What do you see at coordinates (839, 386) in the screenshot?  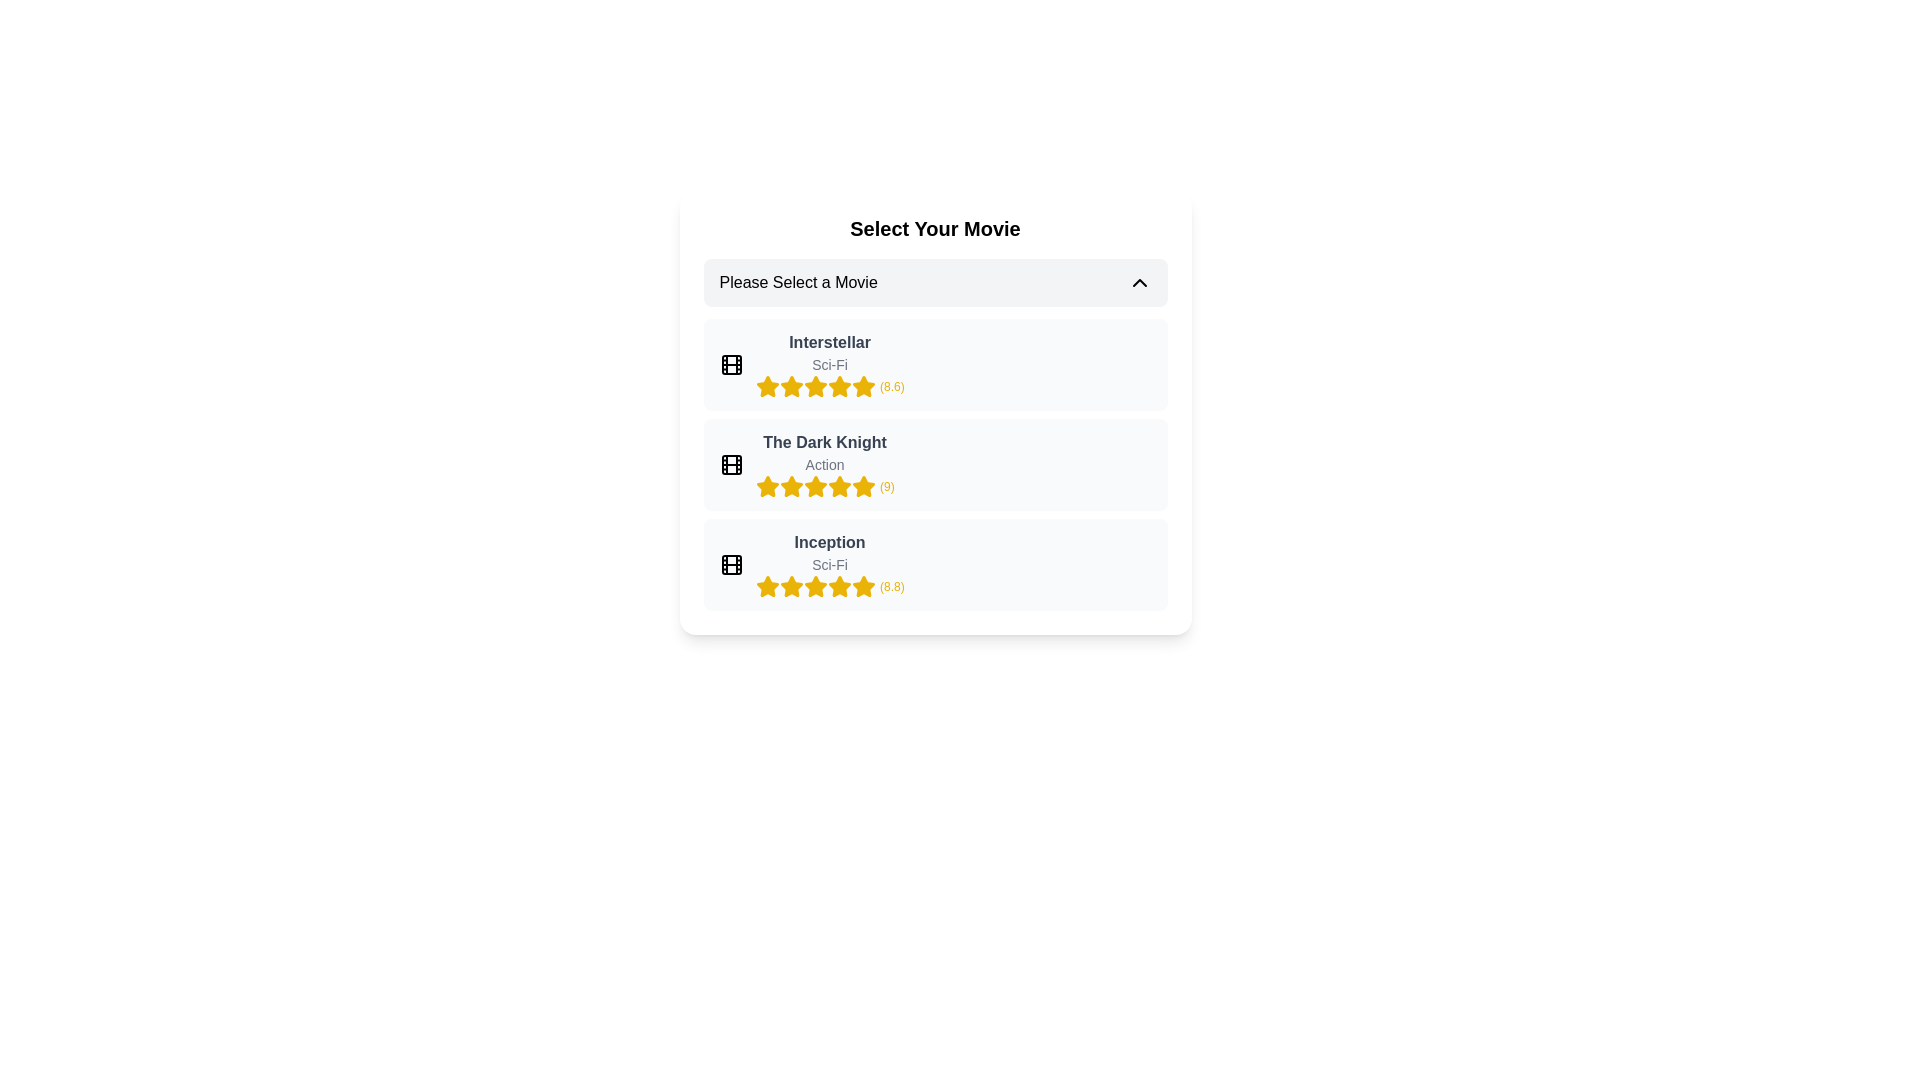 I see `the third star icon representing the rating for the 'Interstellar' movie in the first row of the list` at bounding box center [839, 386].